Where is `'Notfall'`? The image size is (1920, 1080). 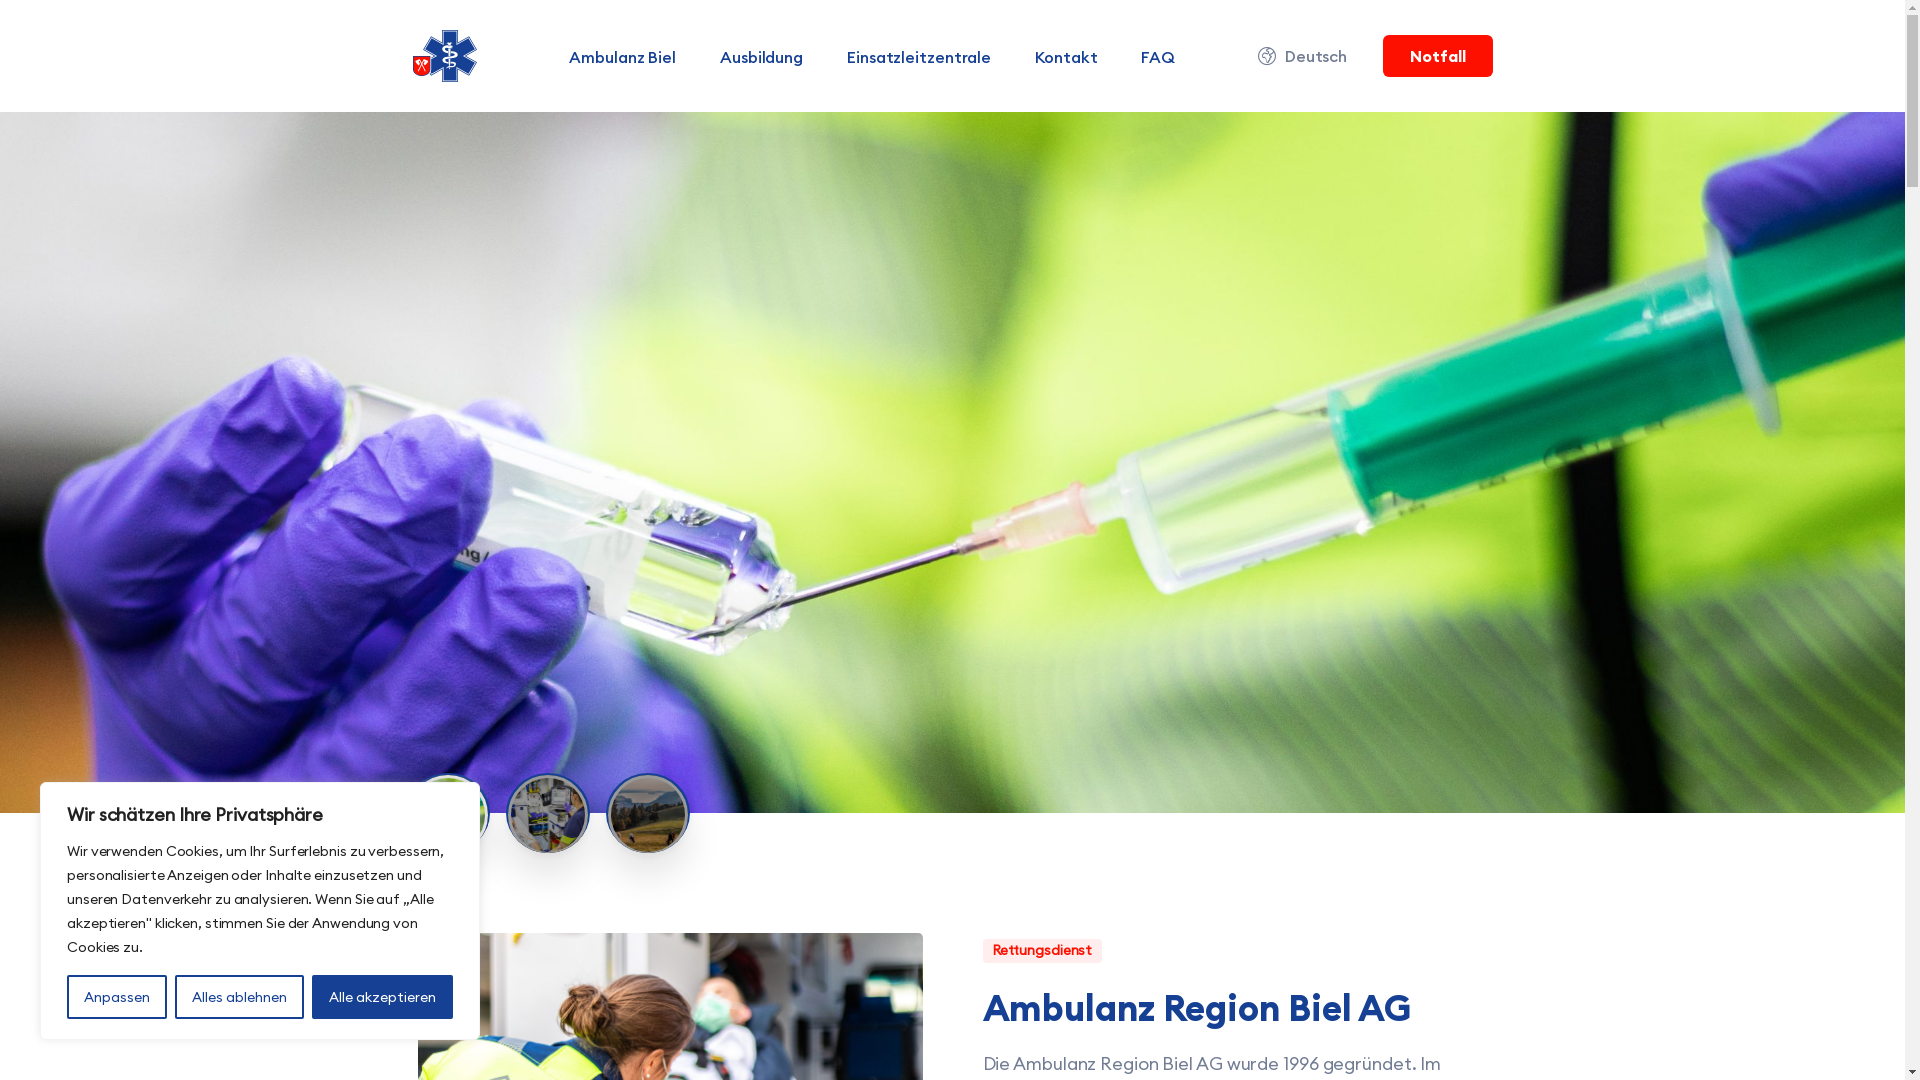 'Notfall' is located at coordinates (1436, 55).